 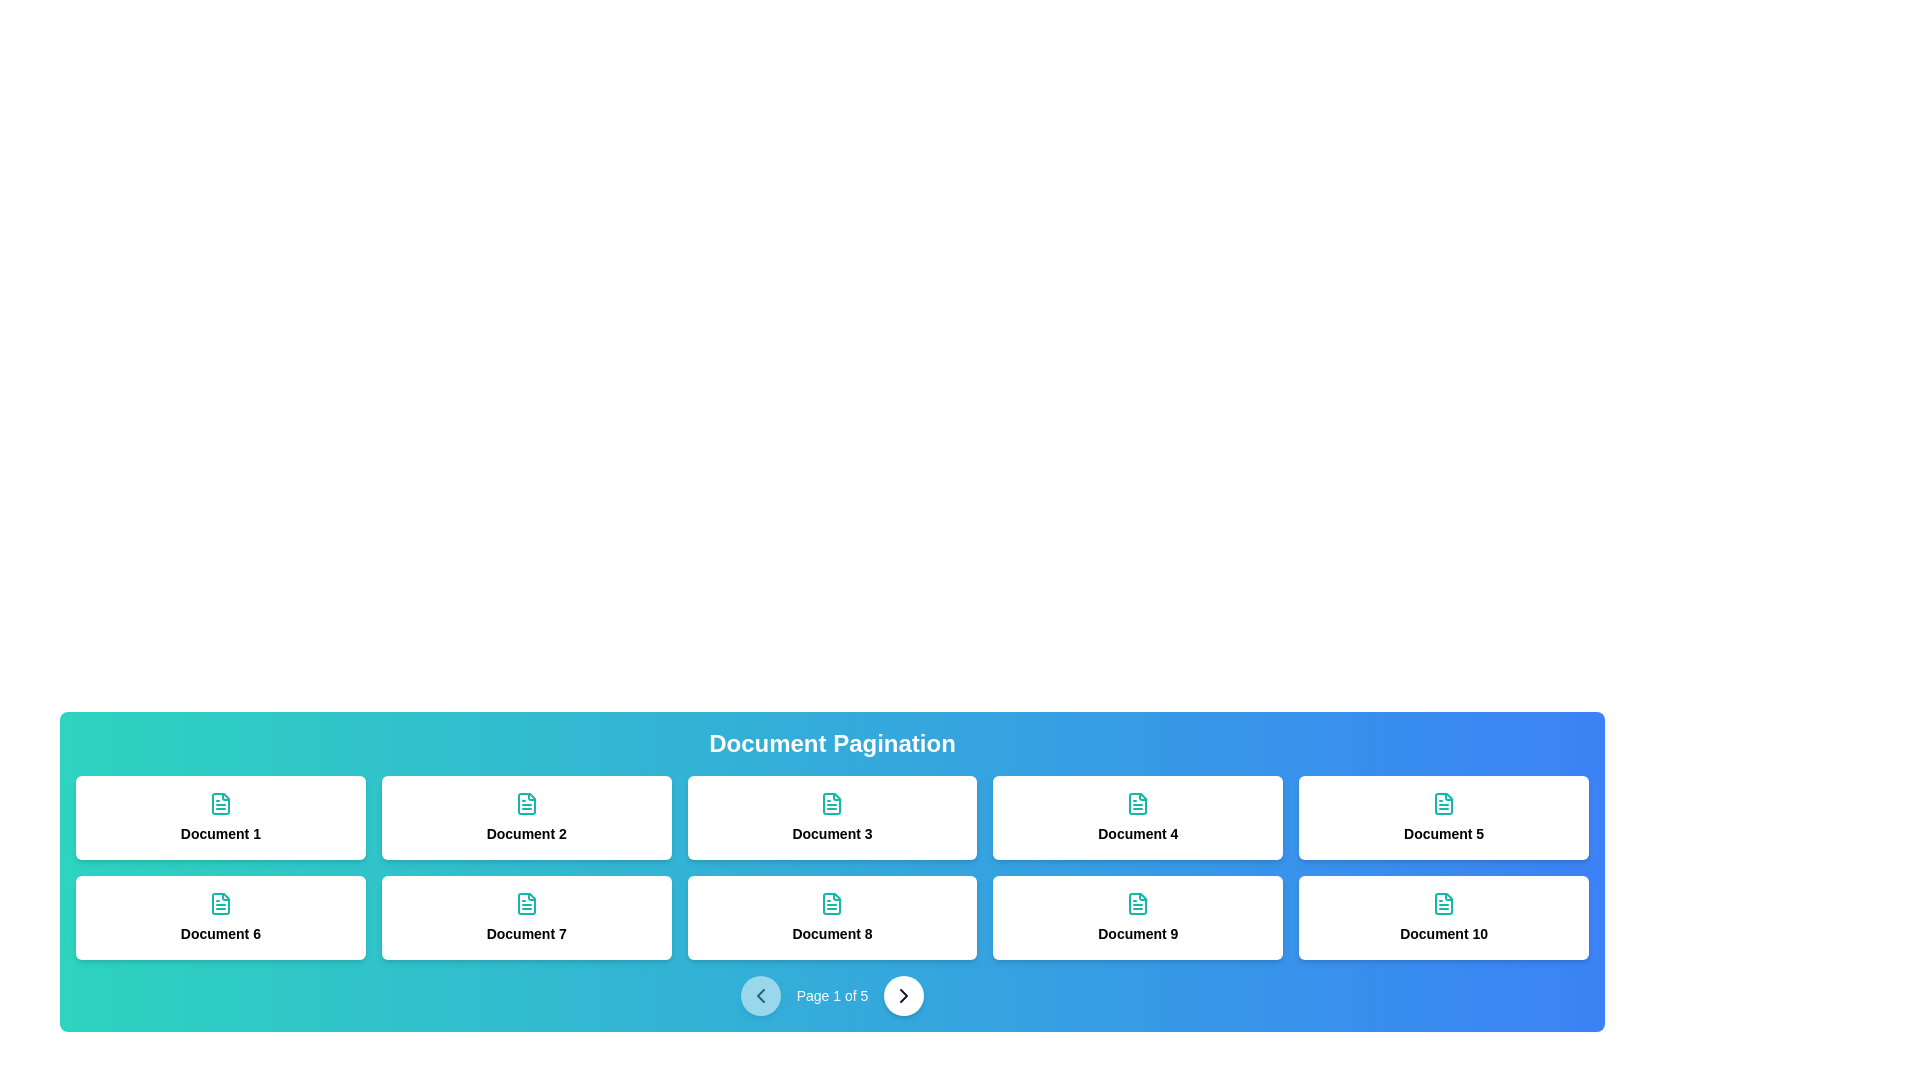 I want to click on the clickable card labeled 'Document 10' located in the last column of the second row within the grid of cards under the 'Document Pagination' section, so click(x=1444, y=918).